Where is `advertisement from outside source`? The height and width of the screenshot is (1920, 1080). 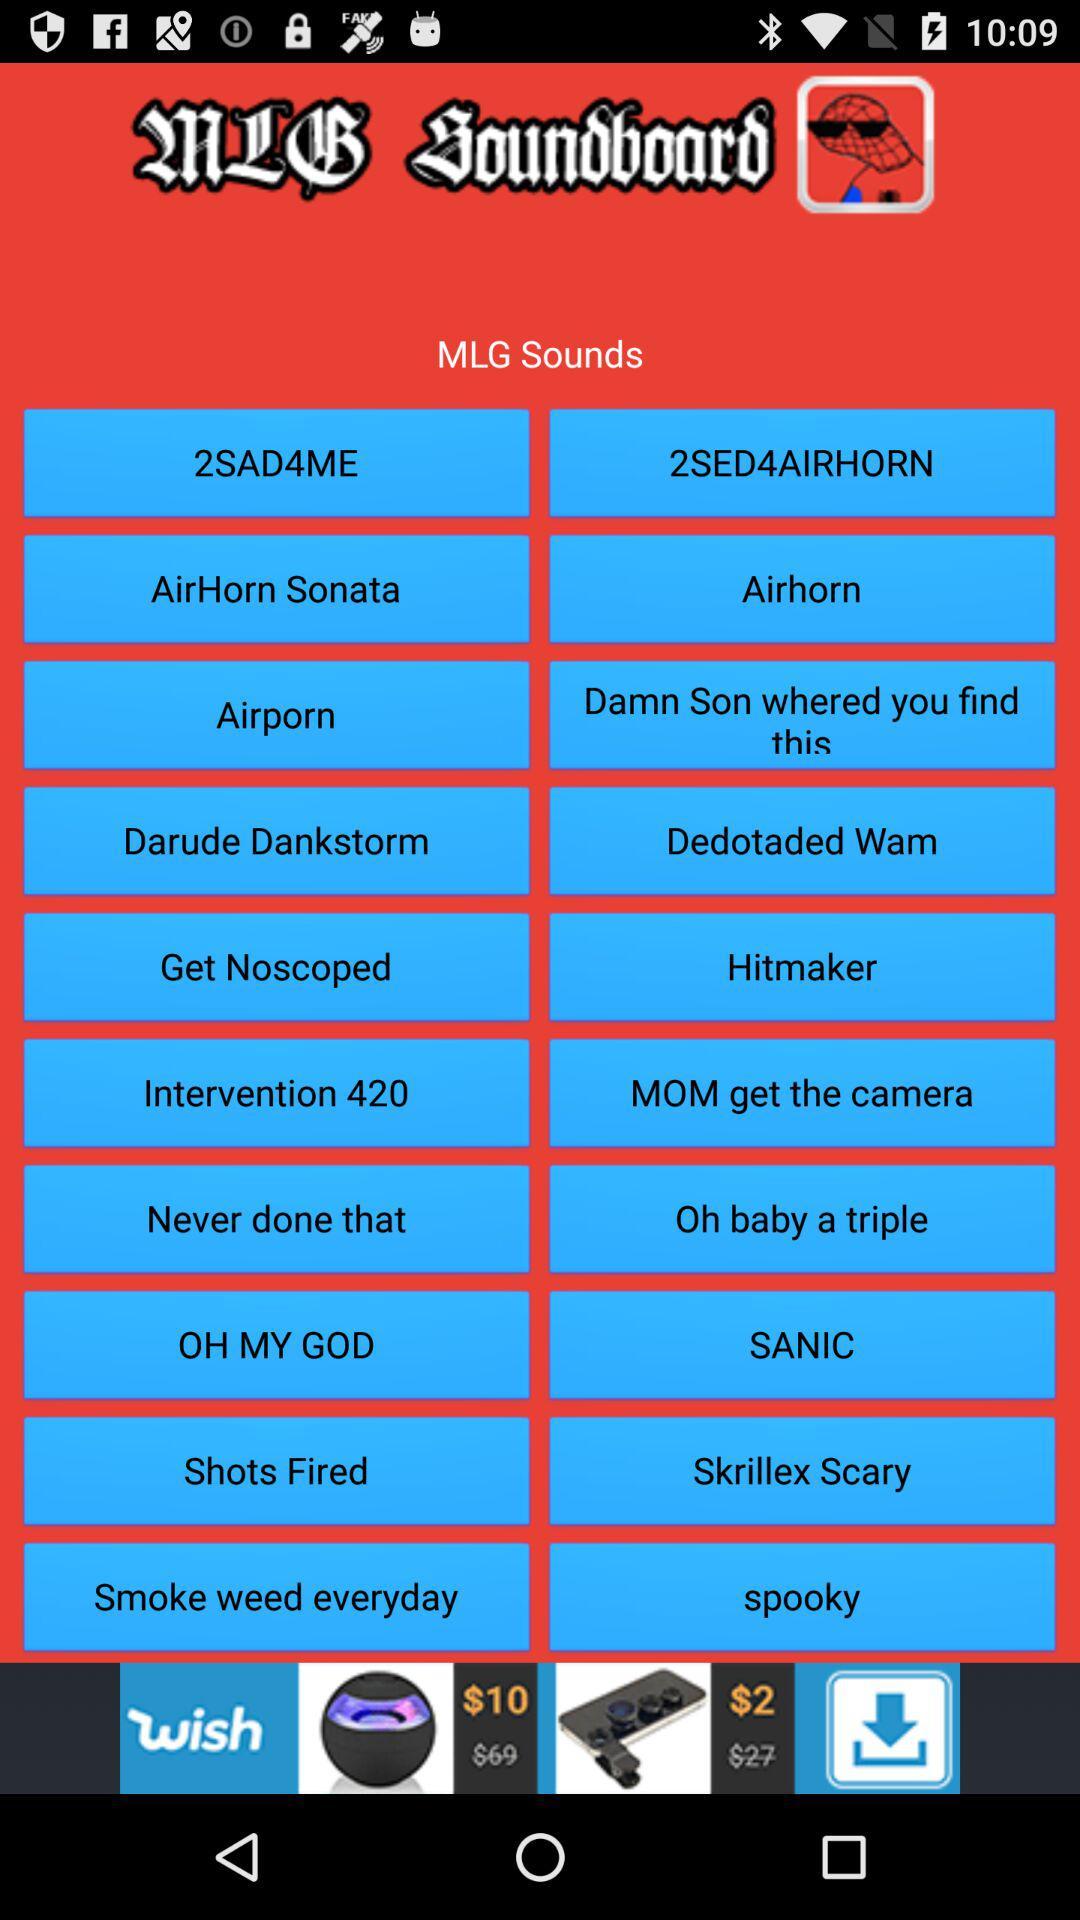 advertisement from outside source is located at coordinates (540, 1727).